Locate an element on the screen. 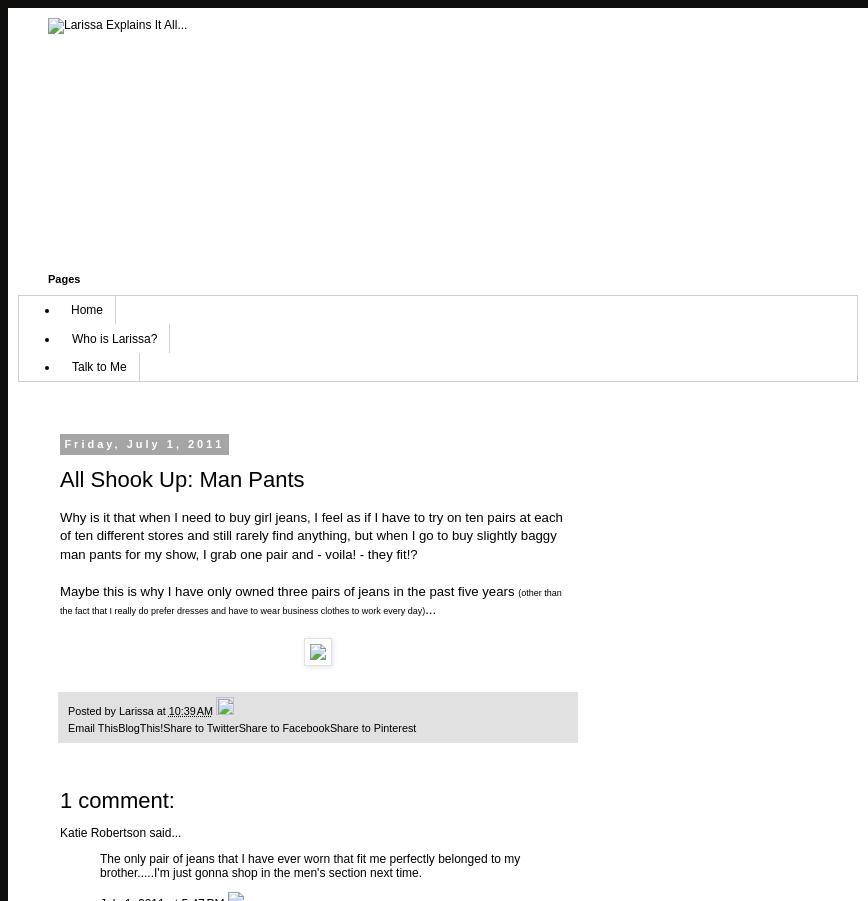  'Posted by' is located at coordinates (93, 709).